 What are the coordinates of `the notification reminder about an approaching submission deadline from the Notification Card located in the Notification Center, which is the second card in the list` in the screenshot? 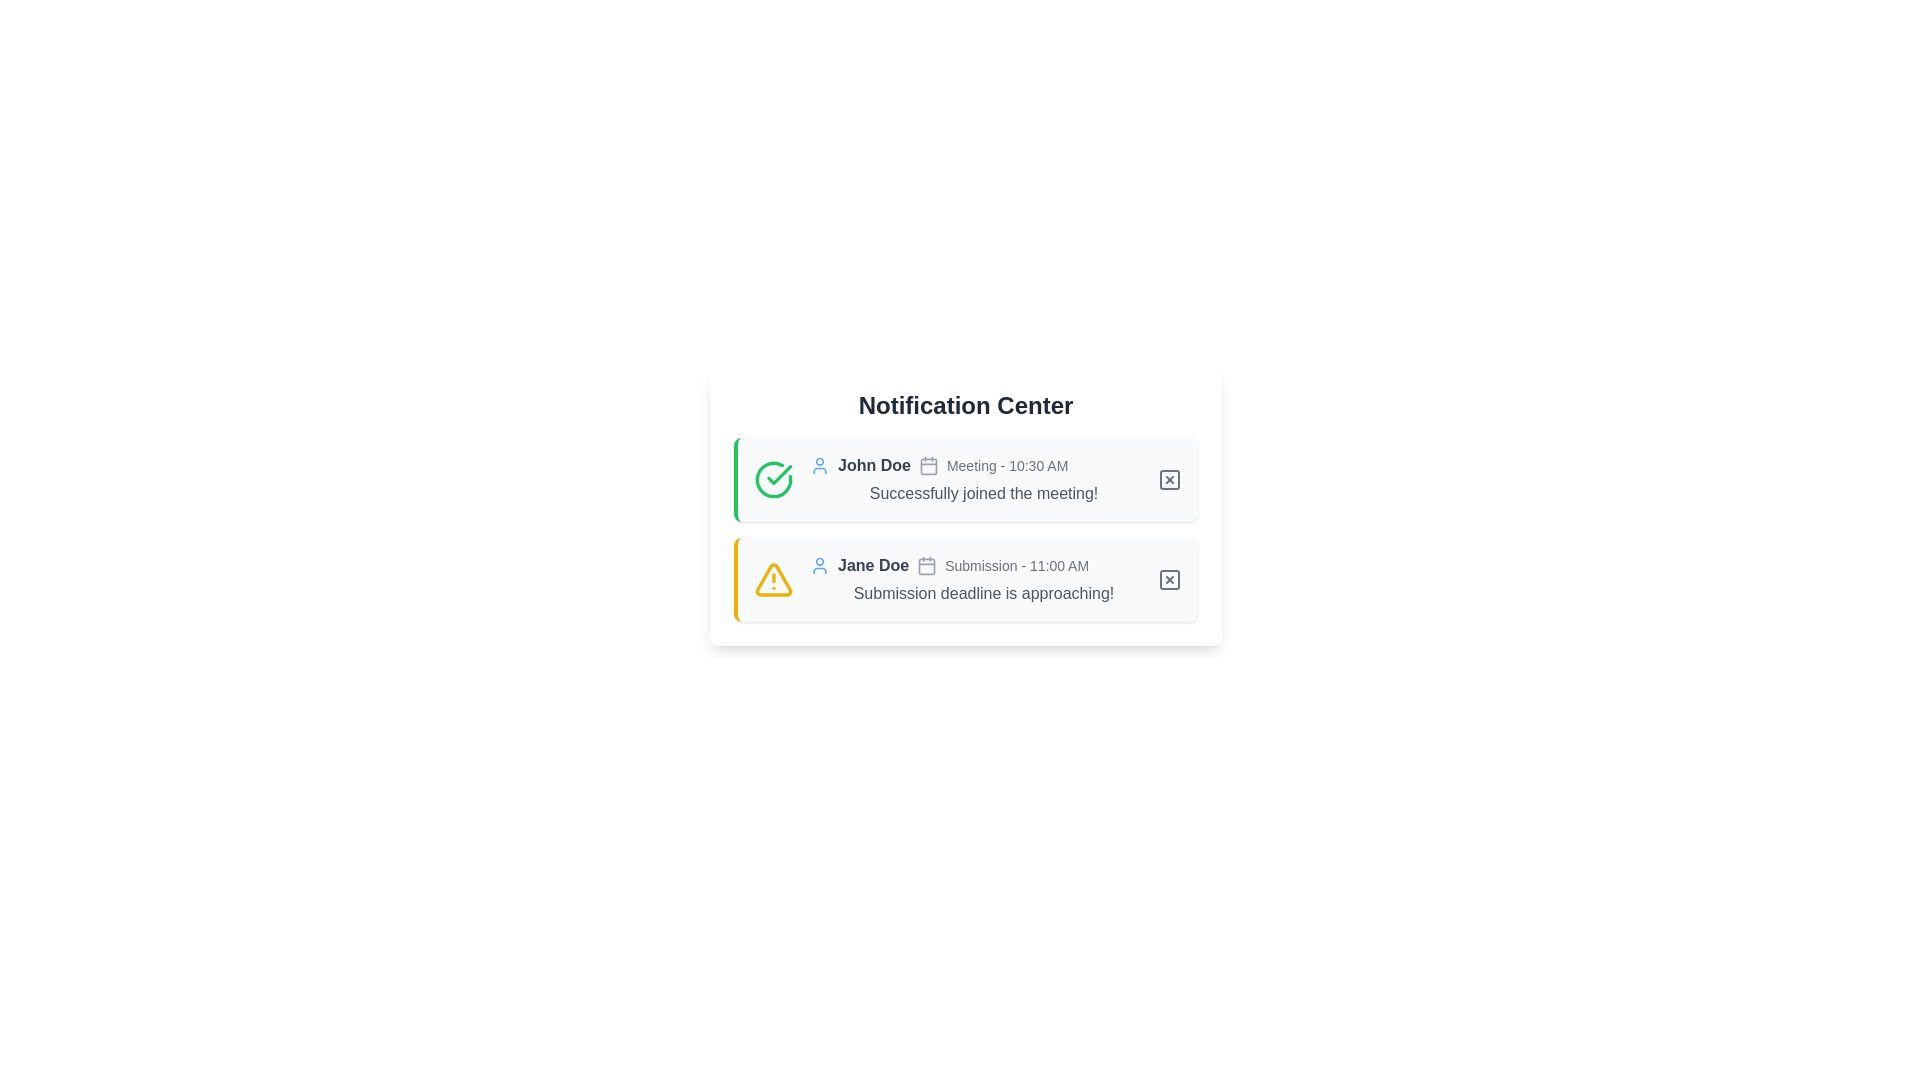 It's located at (965, 579).